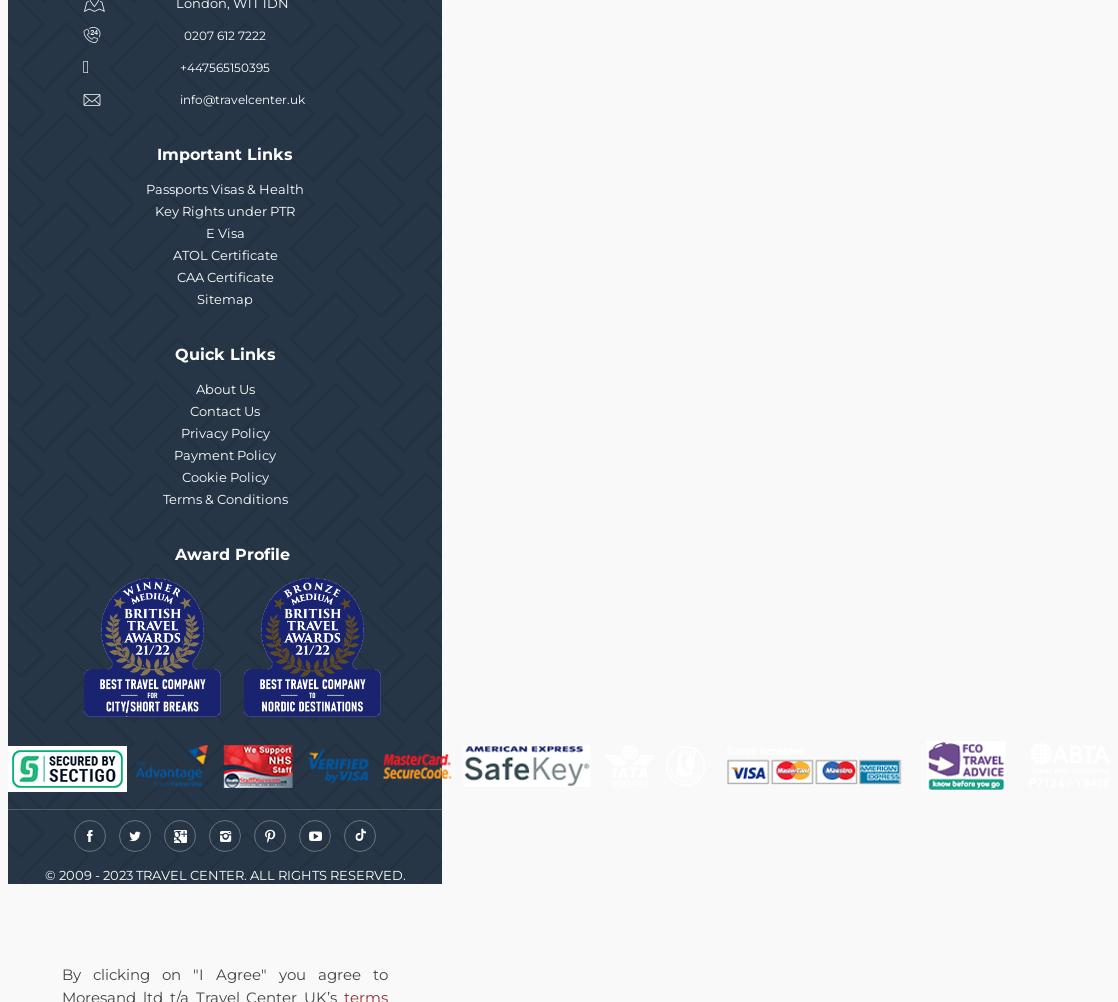 This screenshot has height=1002, width=1118. I want to click on '0207 612 7222', so click(225, 35).